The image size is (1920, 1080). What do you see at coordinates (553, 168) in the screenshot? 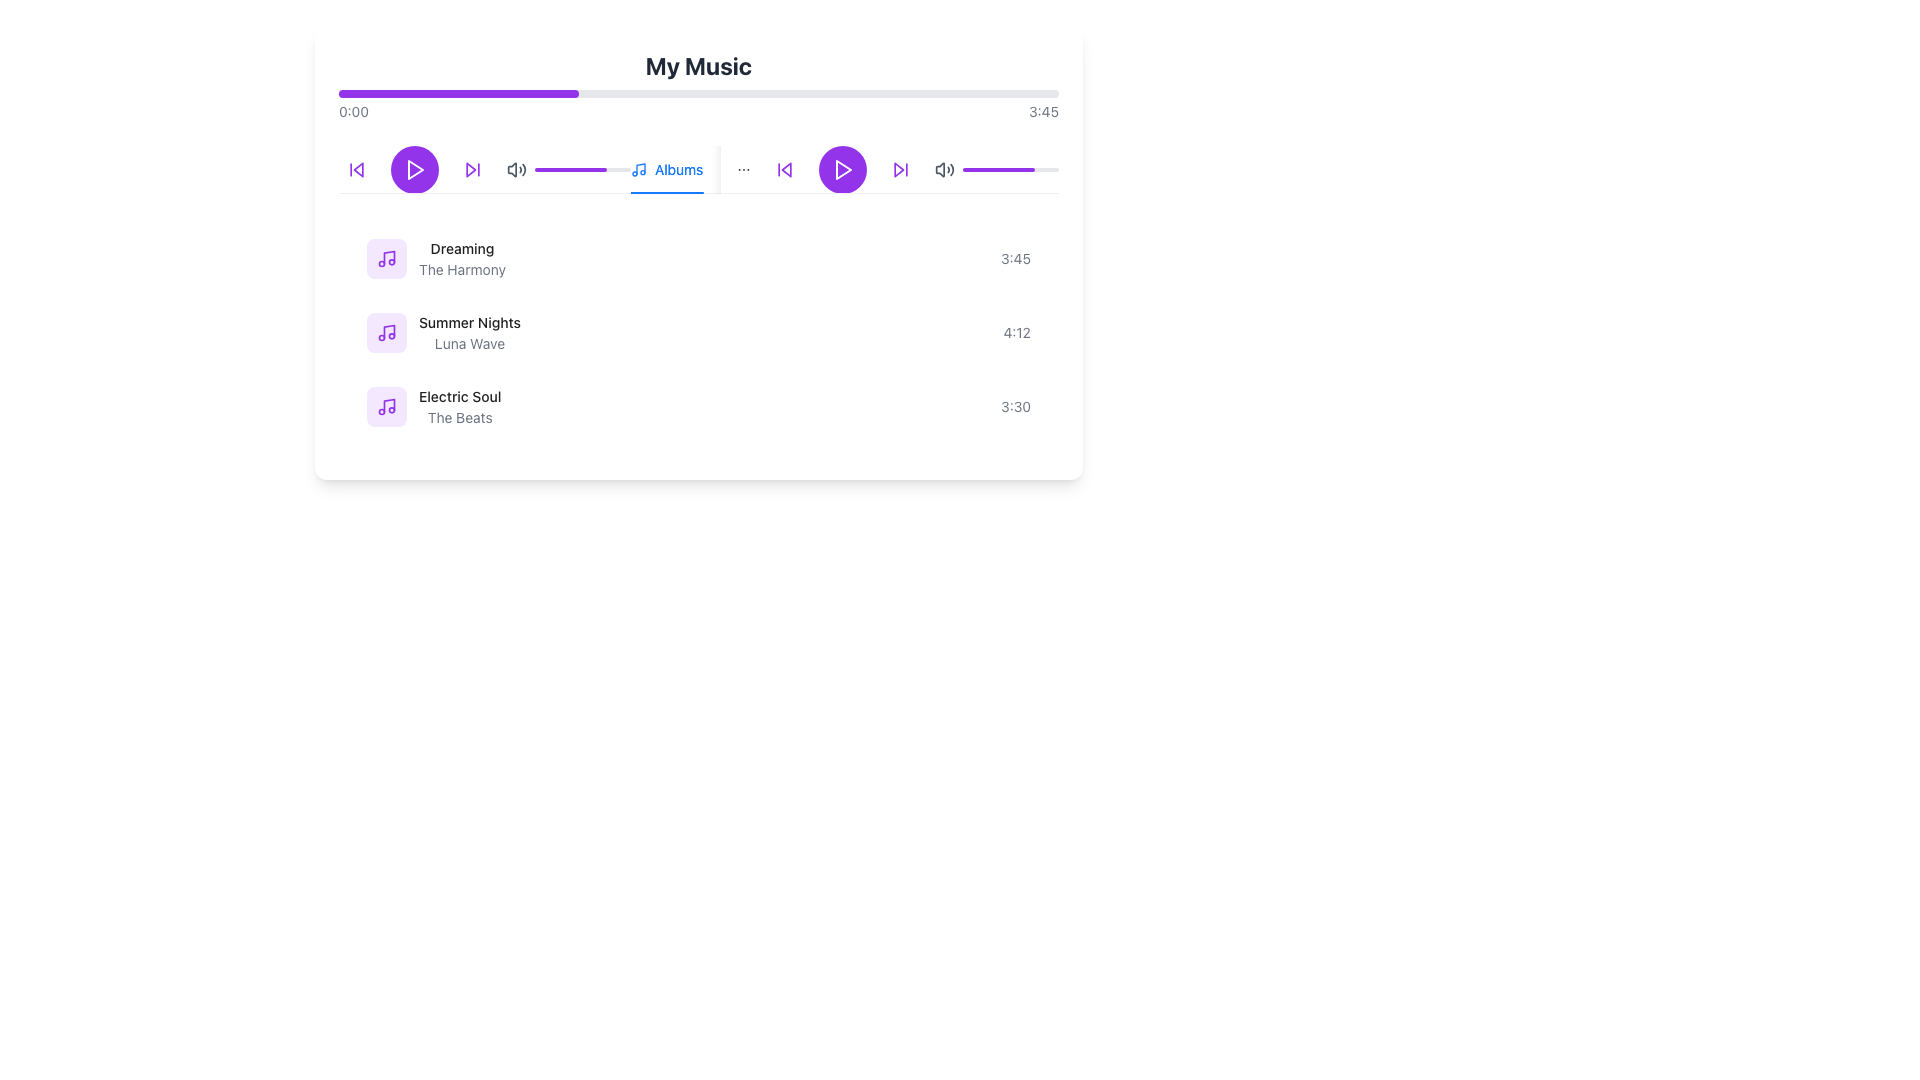
I see `the progress value` at bounding box center [553, 168].